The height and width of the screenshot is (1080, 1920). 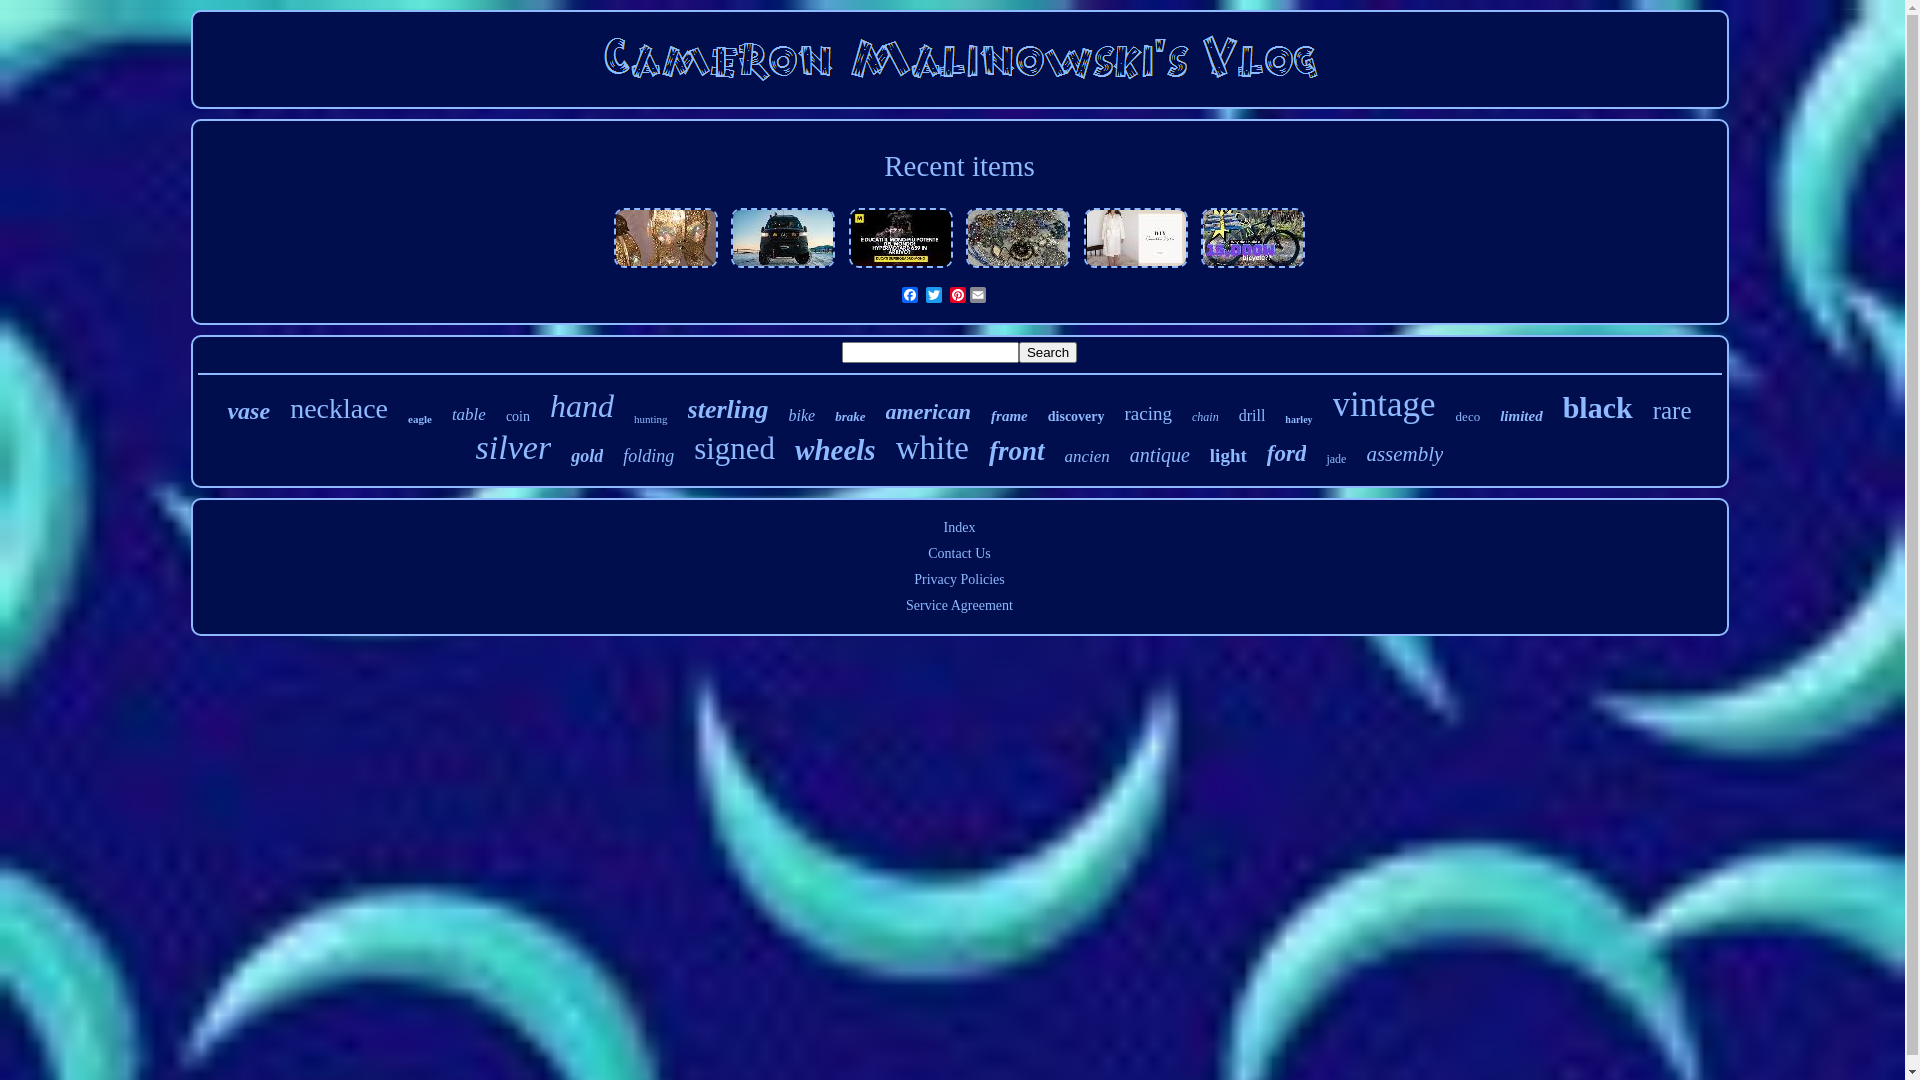 I want to click on 'Privacy Policies', so click(x=912, y=579).